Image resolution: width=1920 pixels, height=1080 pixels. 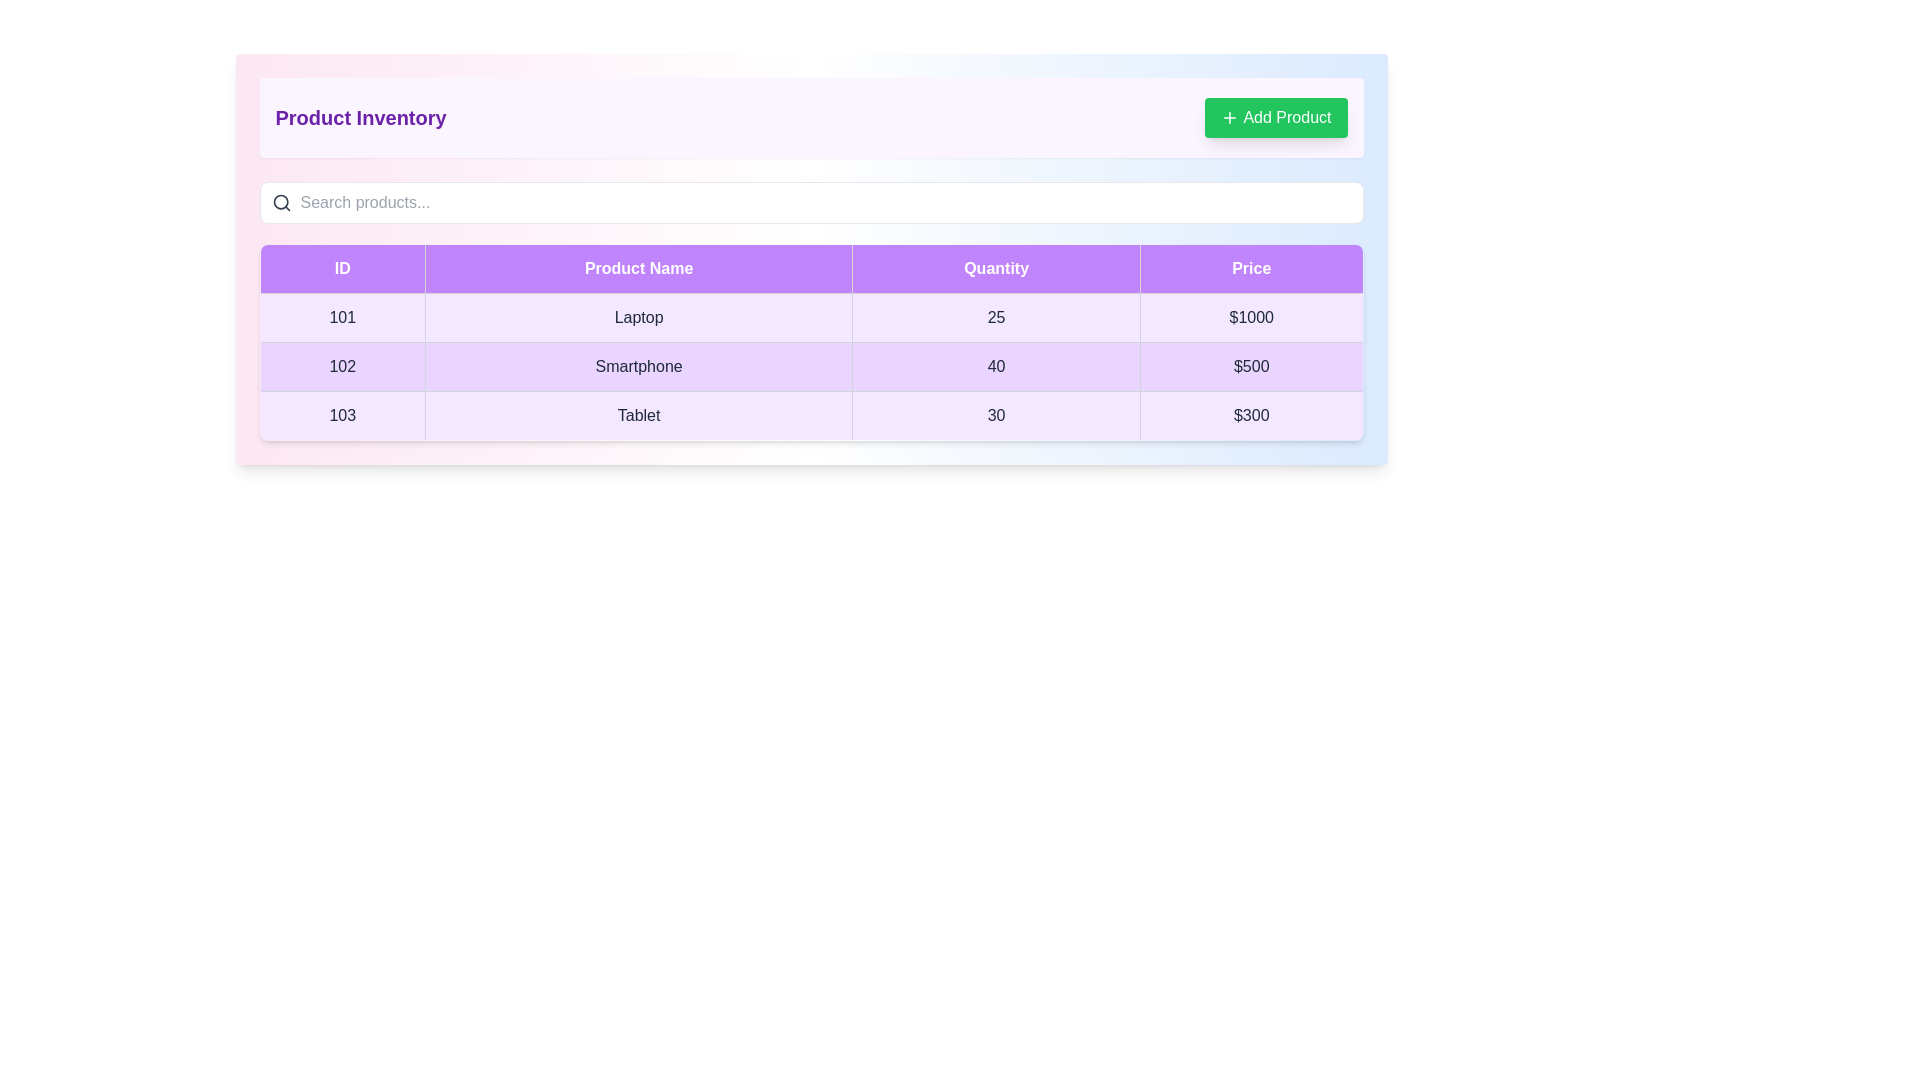 What do you see at coordinates (342, 366) in the screenshot?
I see `the static text field displaying the identifier '102' in the inventory table, which is located in the second row under the 'ID' column` at bounding box center [342, 366].